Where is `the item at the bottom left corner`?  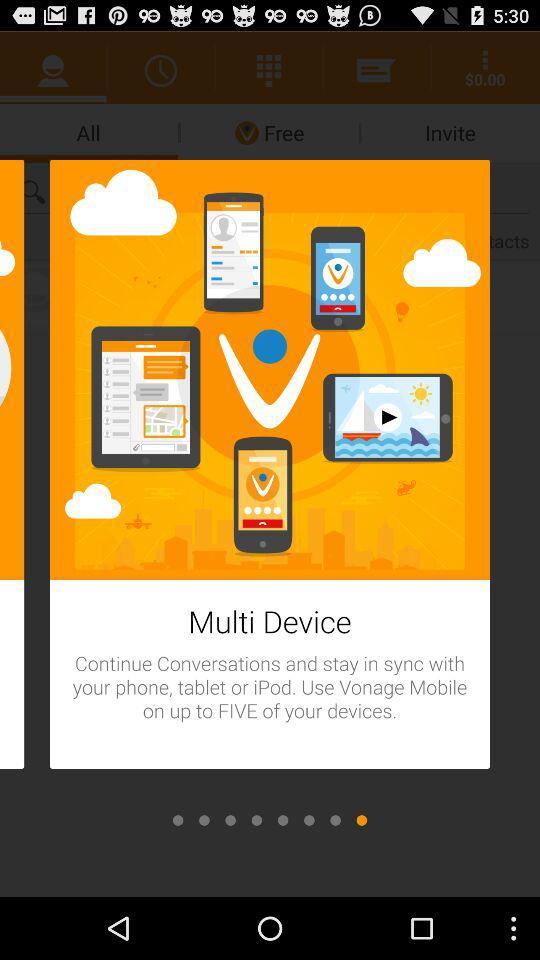 the item at the bottom left corner is located at coordinates (178, 820).